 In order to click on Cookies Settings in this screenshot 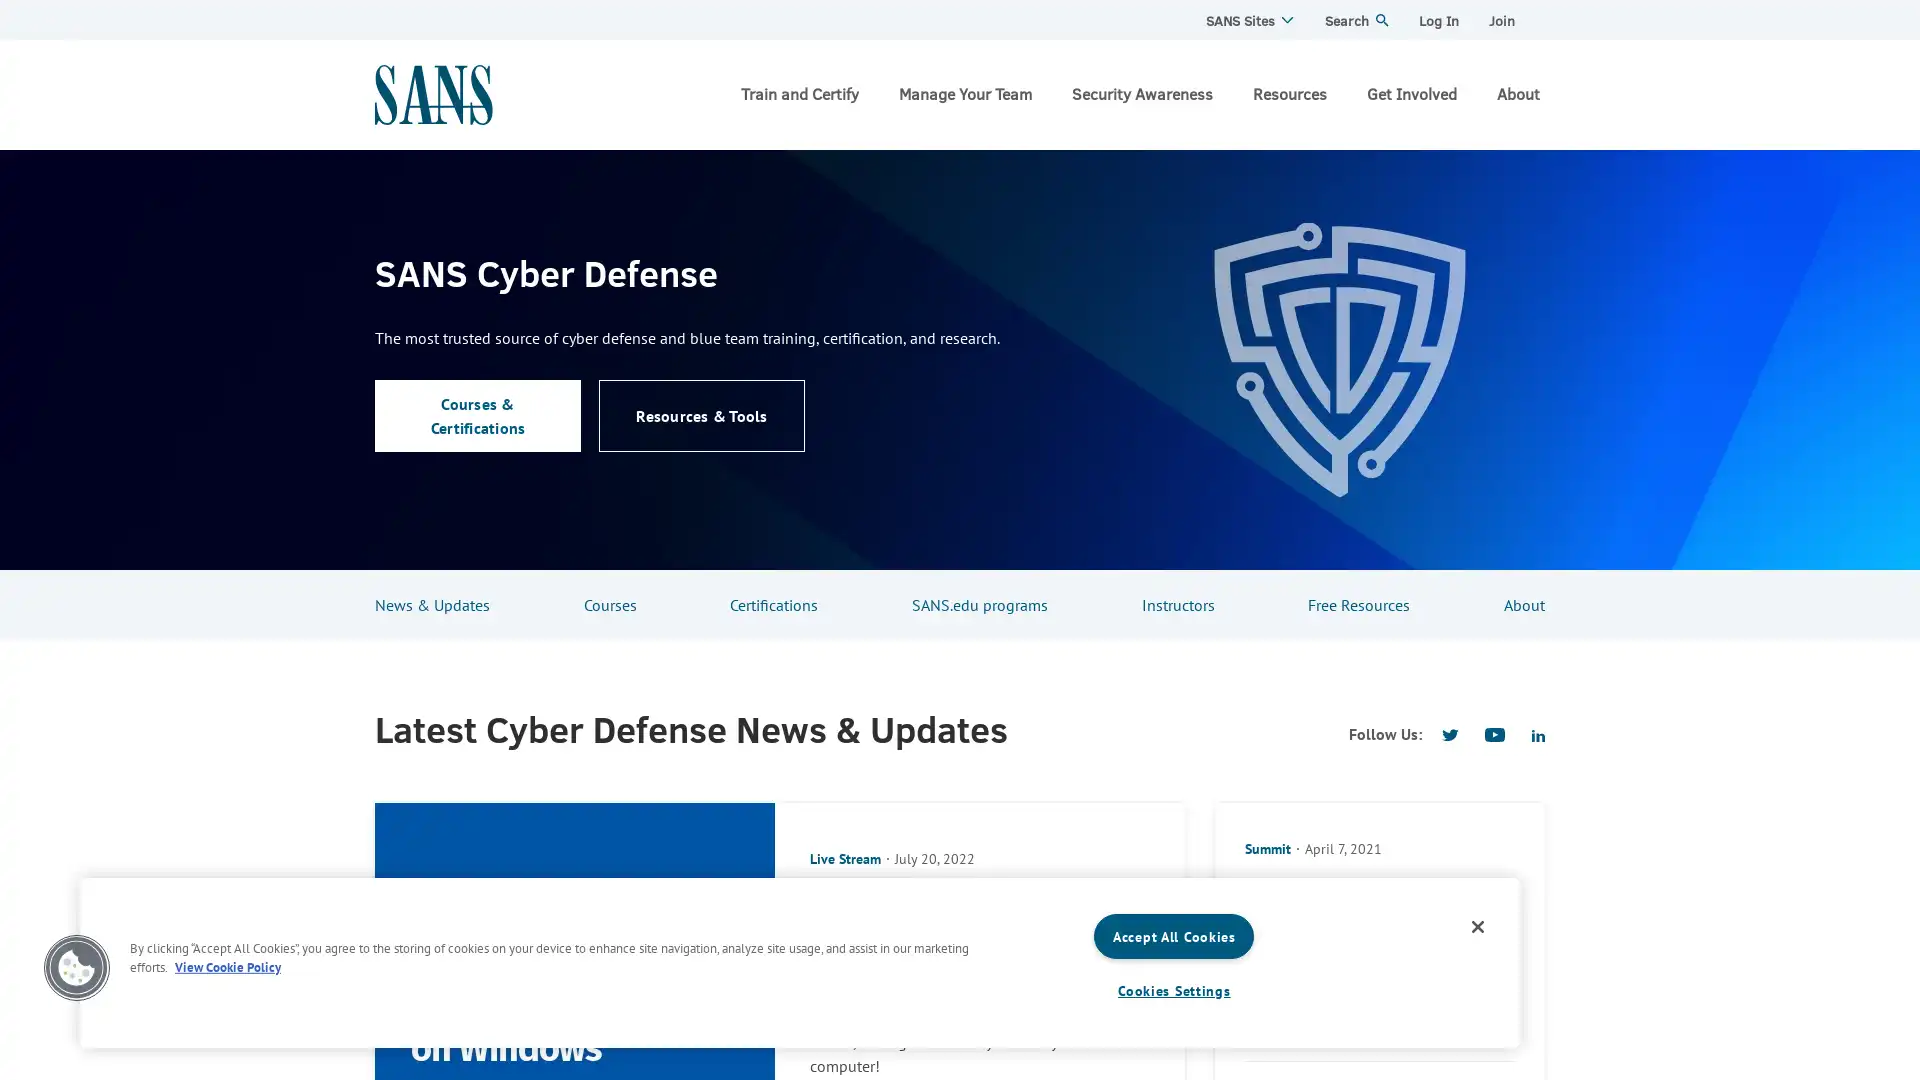, I will do `click(1174, 990)`.